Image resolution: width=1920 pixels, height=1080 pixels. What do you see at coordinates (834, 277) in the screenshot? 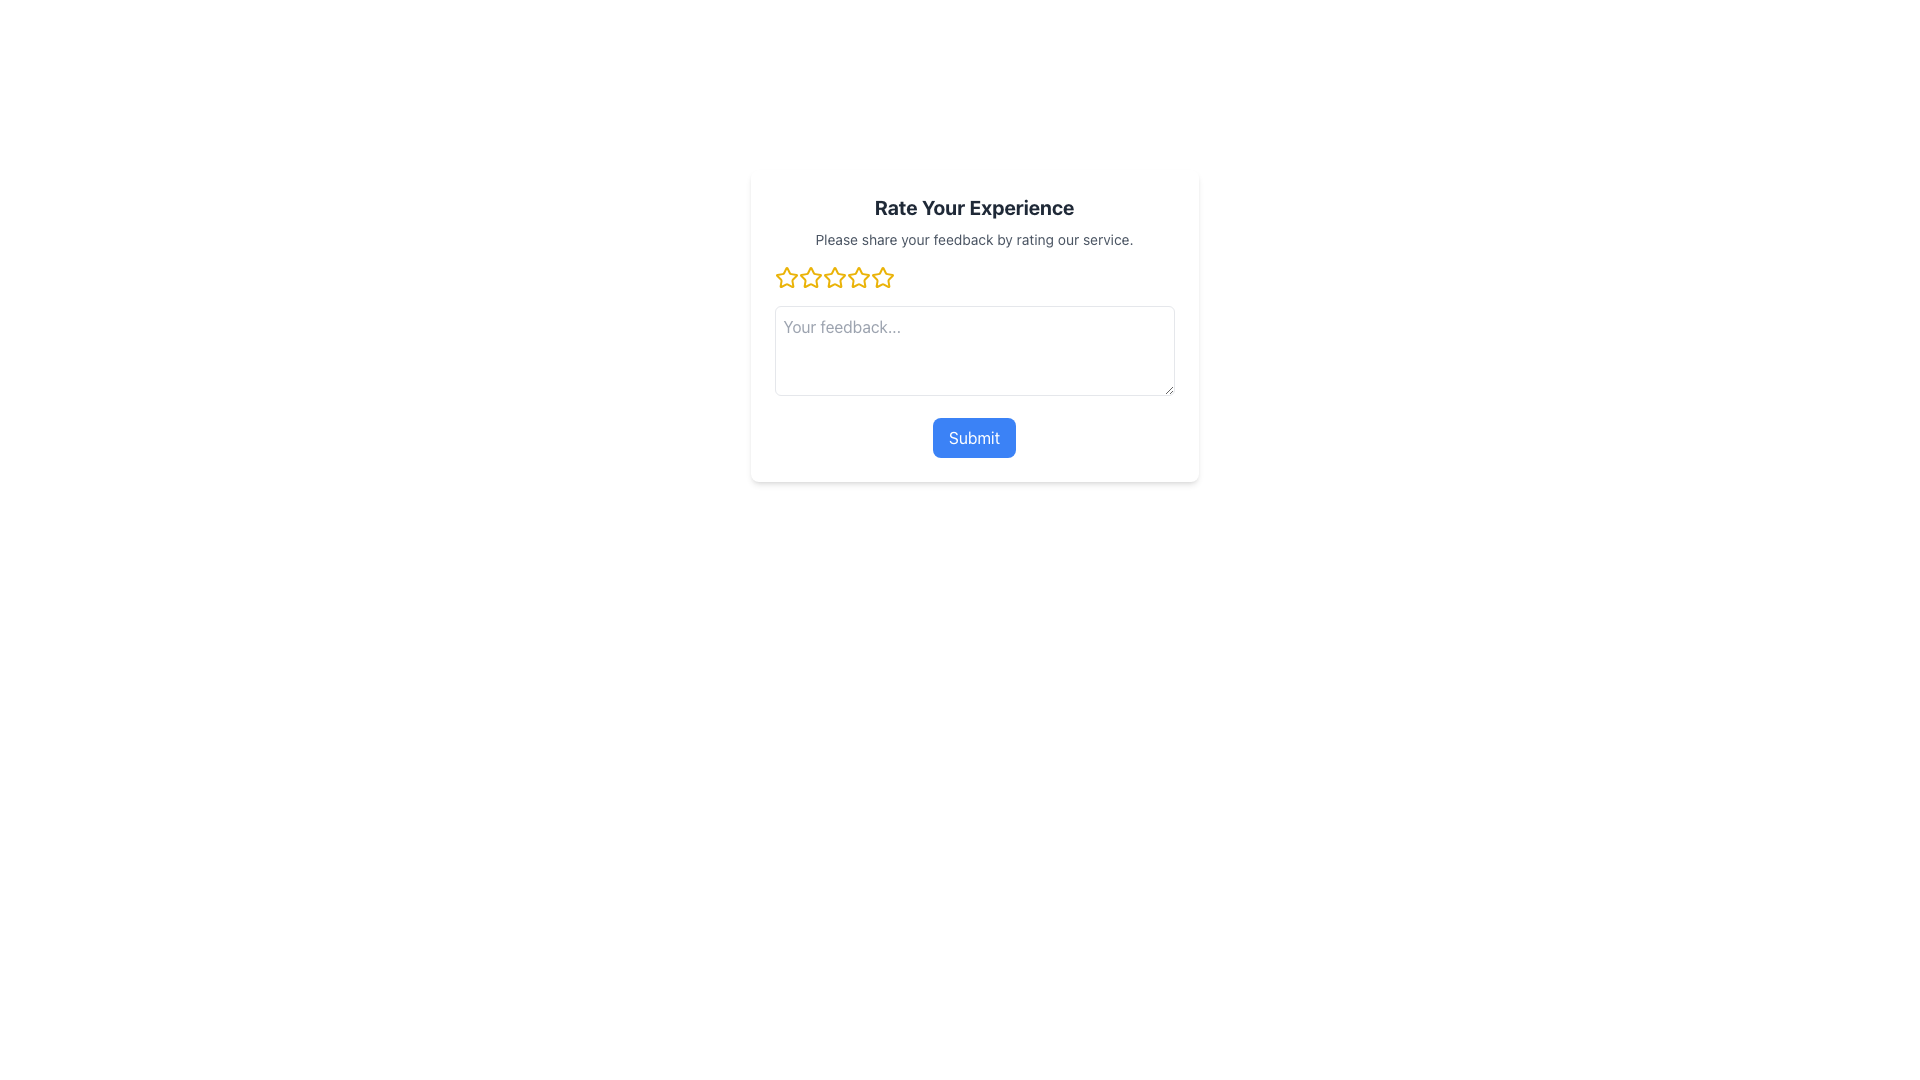
I see `the second star in the rating component` at bounding box center [834, 277].